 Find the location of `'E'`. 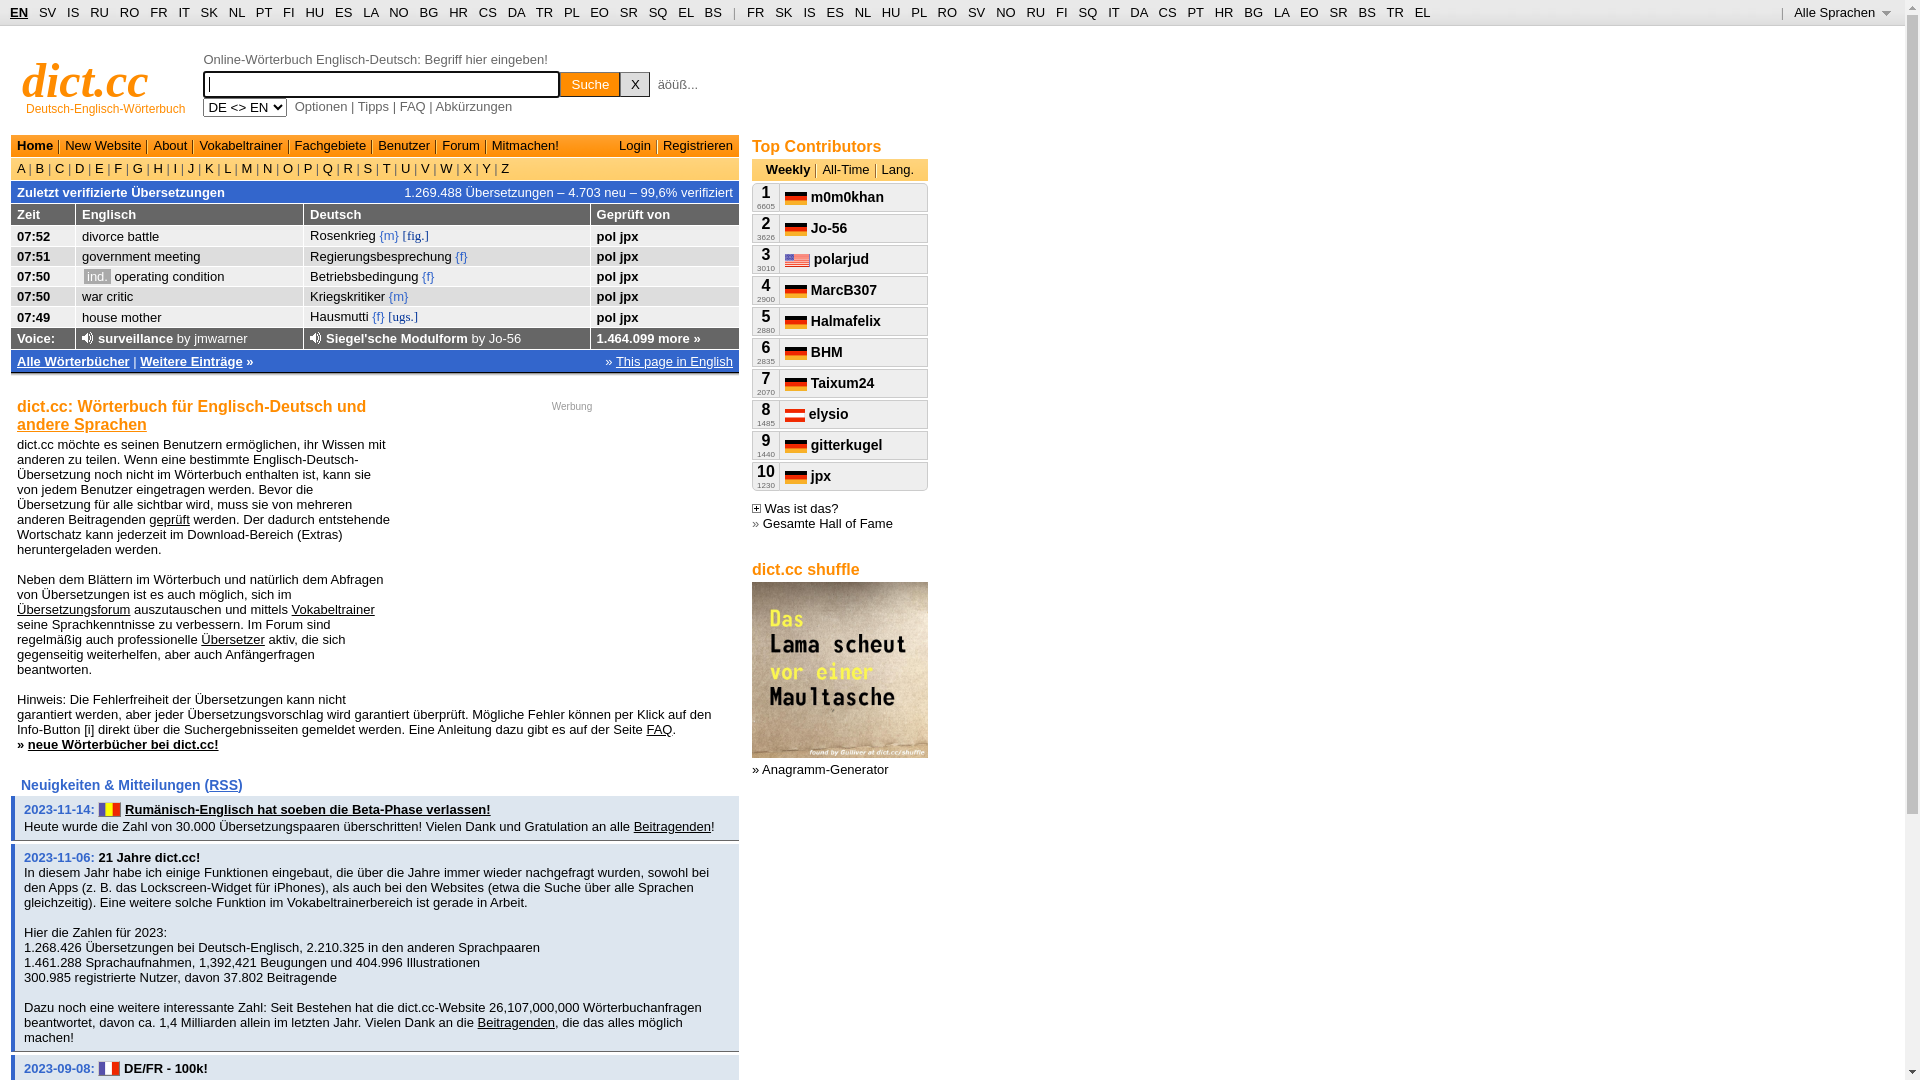

'E' is located at coordinates (98, 167).